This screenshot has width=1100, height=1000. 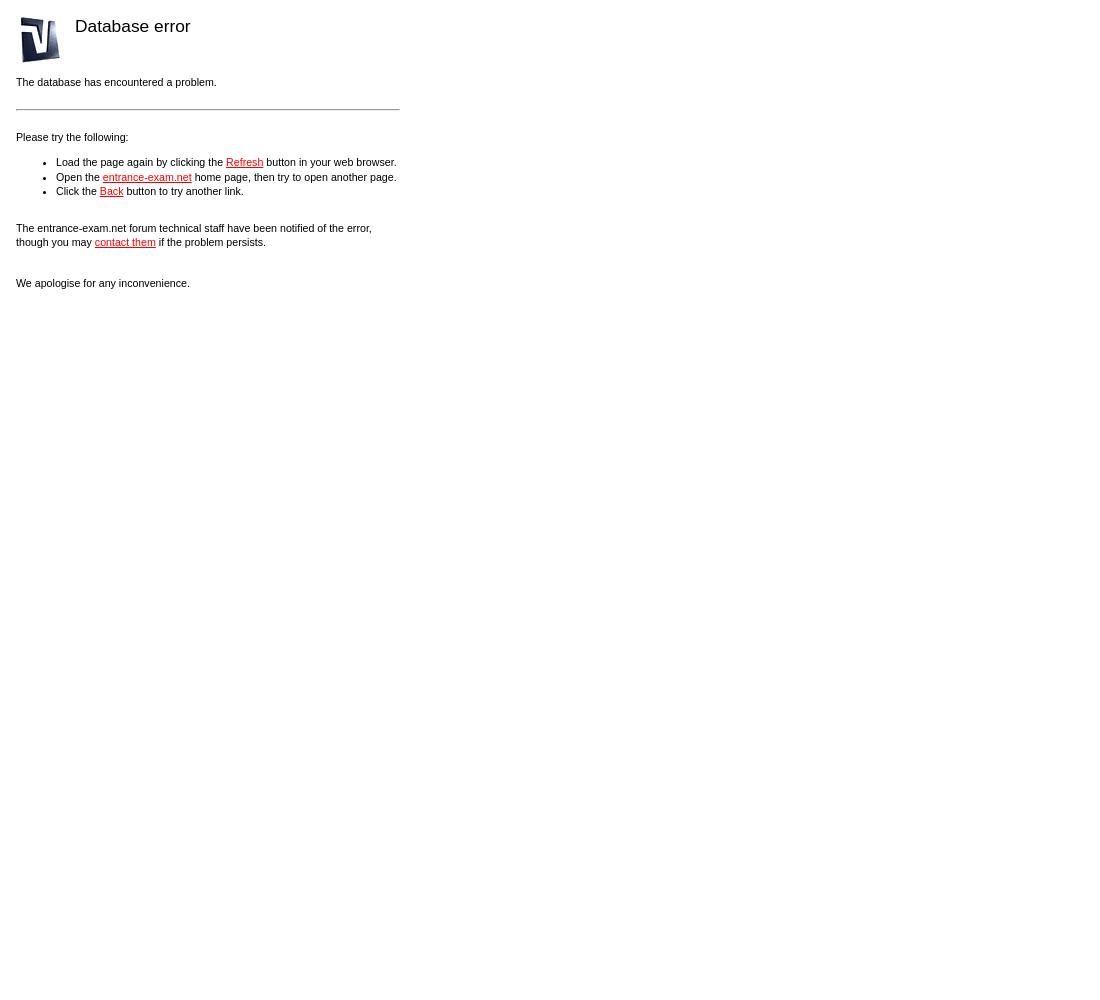 I want to click on 'The entrance-exam.net forum technical staff have been notified of the error, though you may', so click(x=192, y=233).